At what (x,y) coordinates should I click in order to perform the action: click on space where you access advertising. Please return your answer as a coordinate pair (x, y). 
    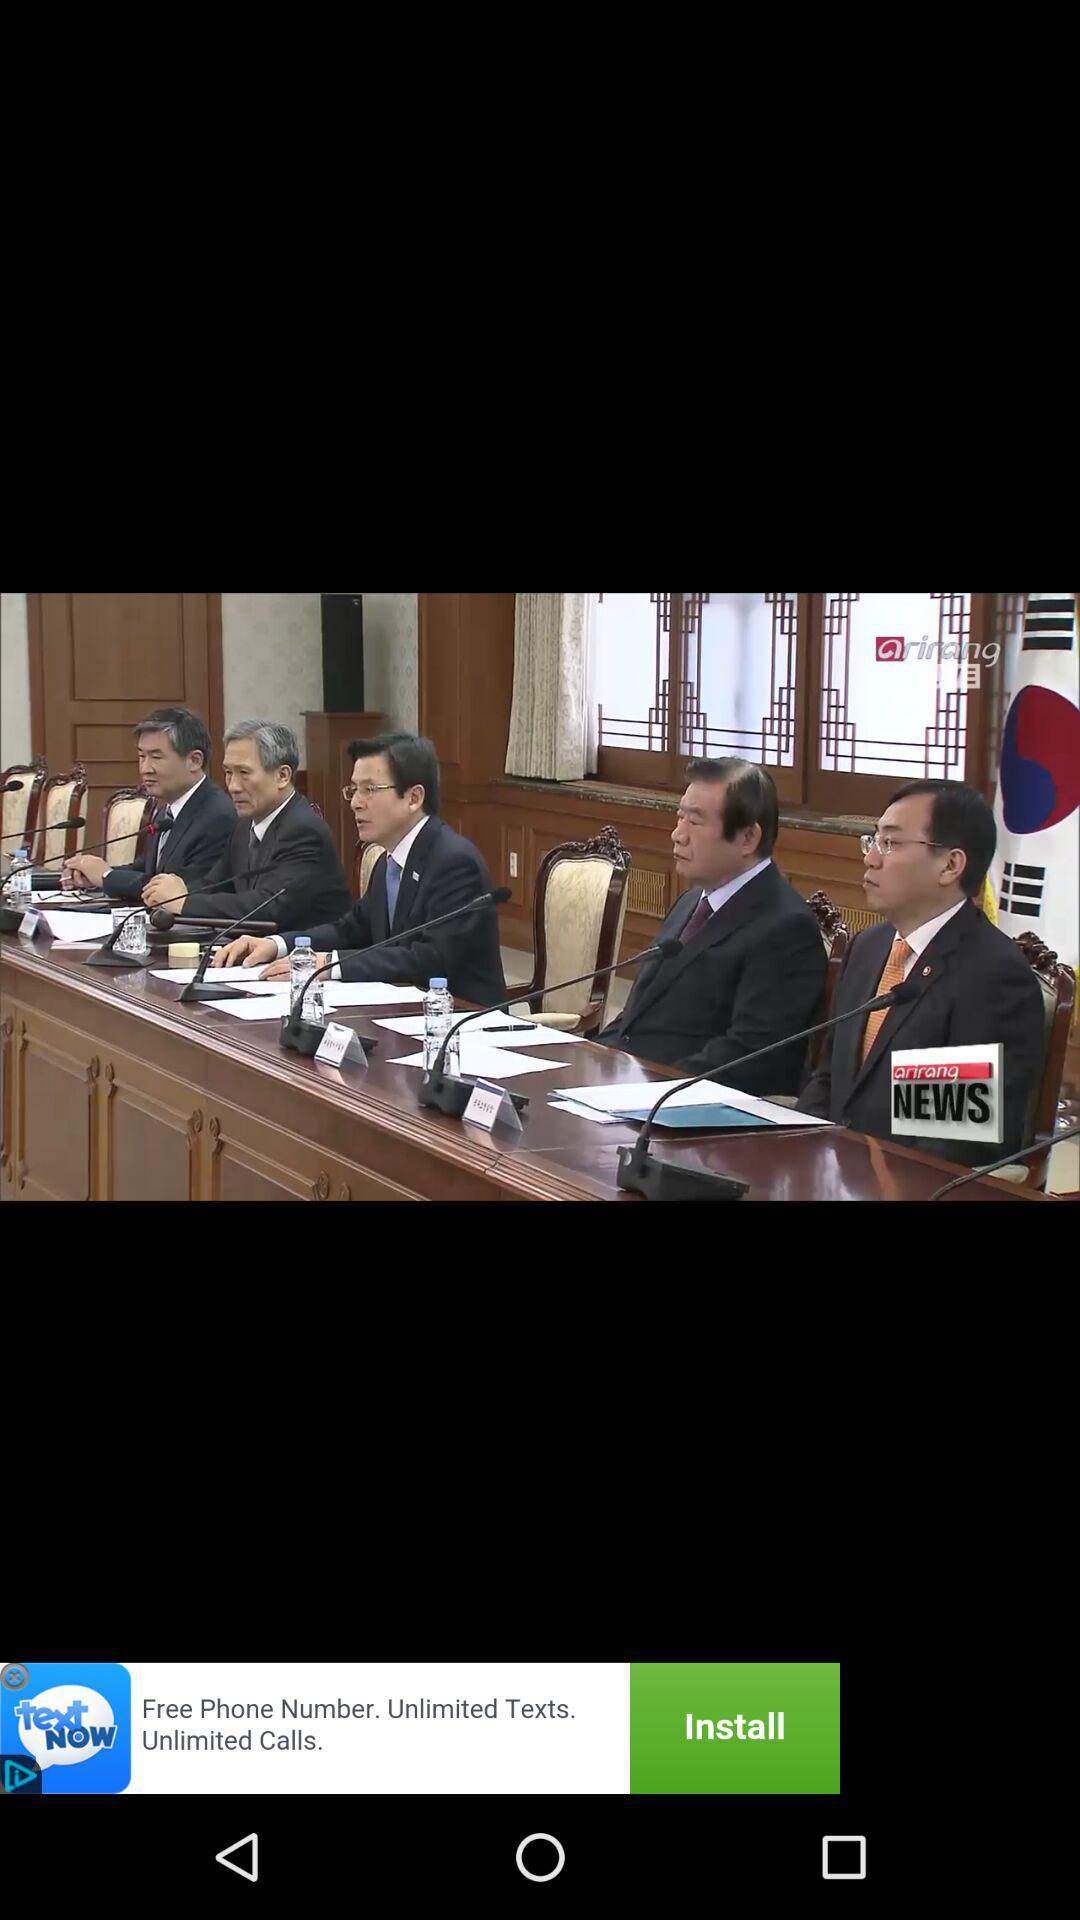
    Looking at the image, I should click on (419, 1727).